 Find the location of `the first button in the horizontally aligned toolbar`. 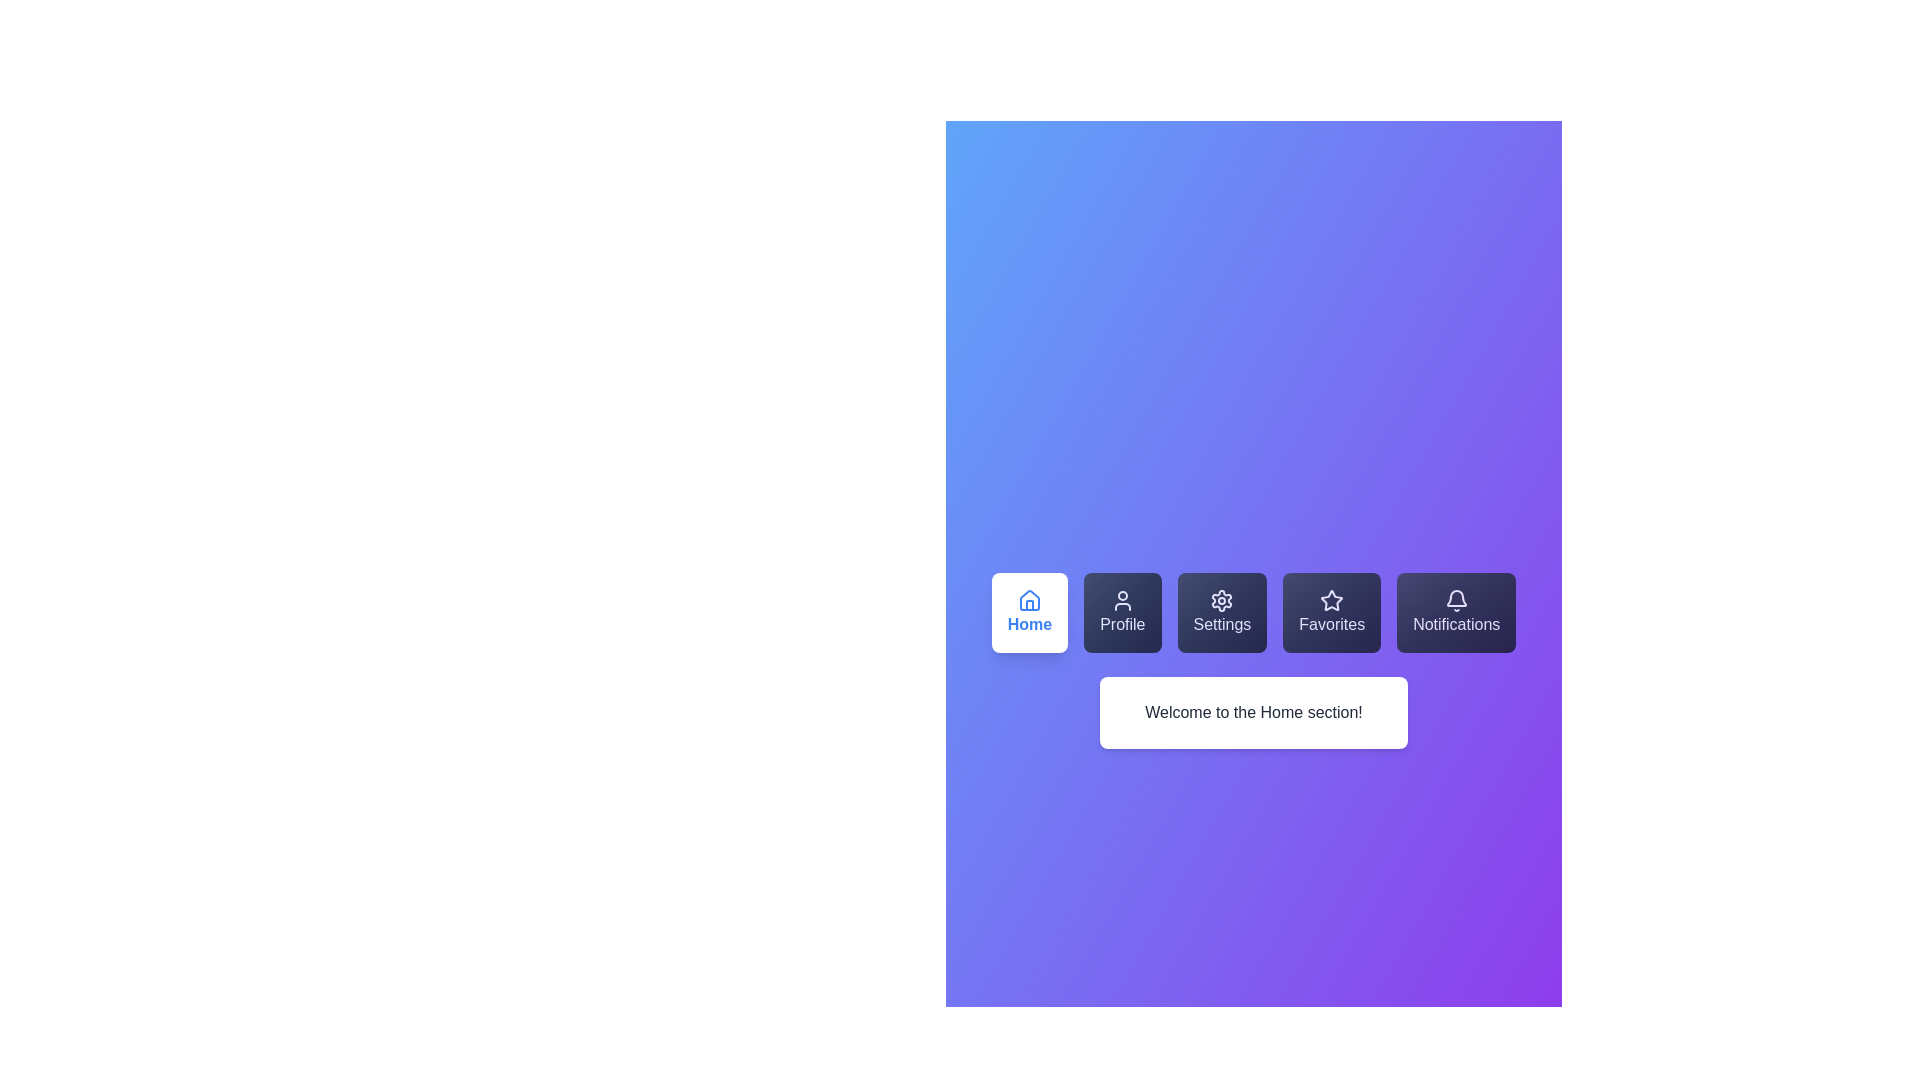

the first button in the horizontally aligned toolbar is located at coordinates (1029, 612).